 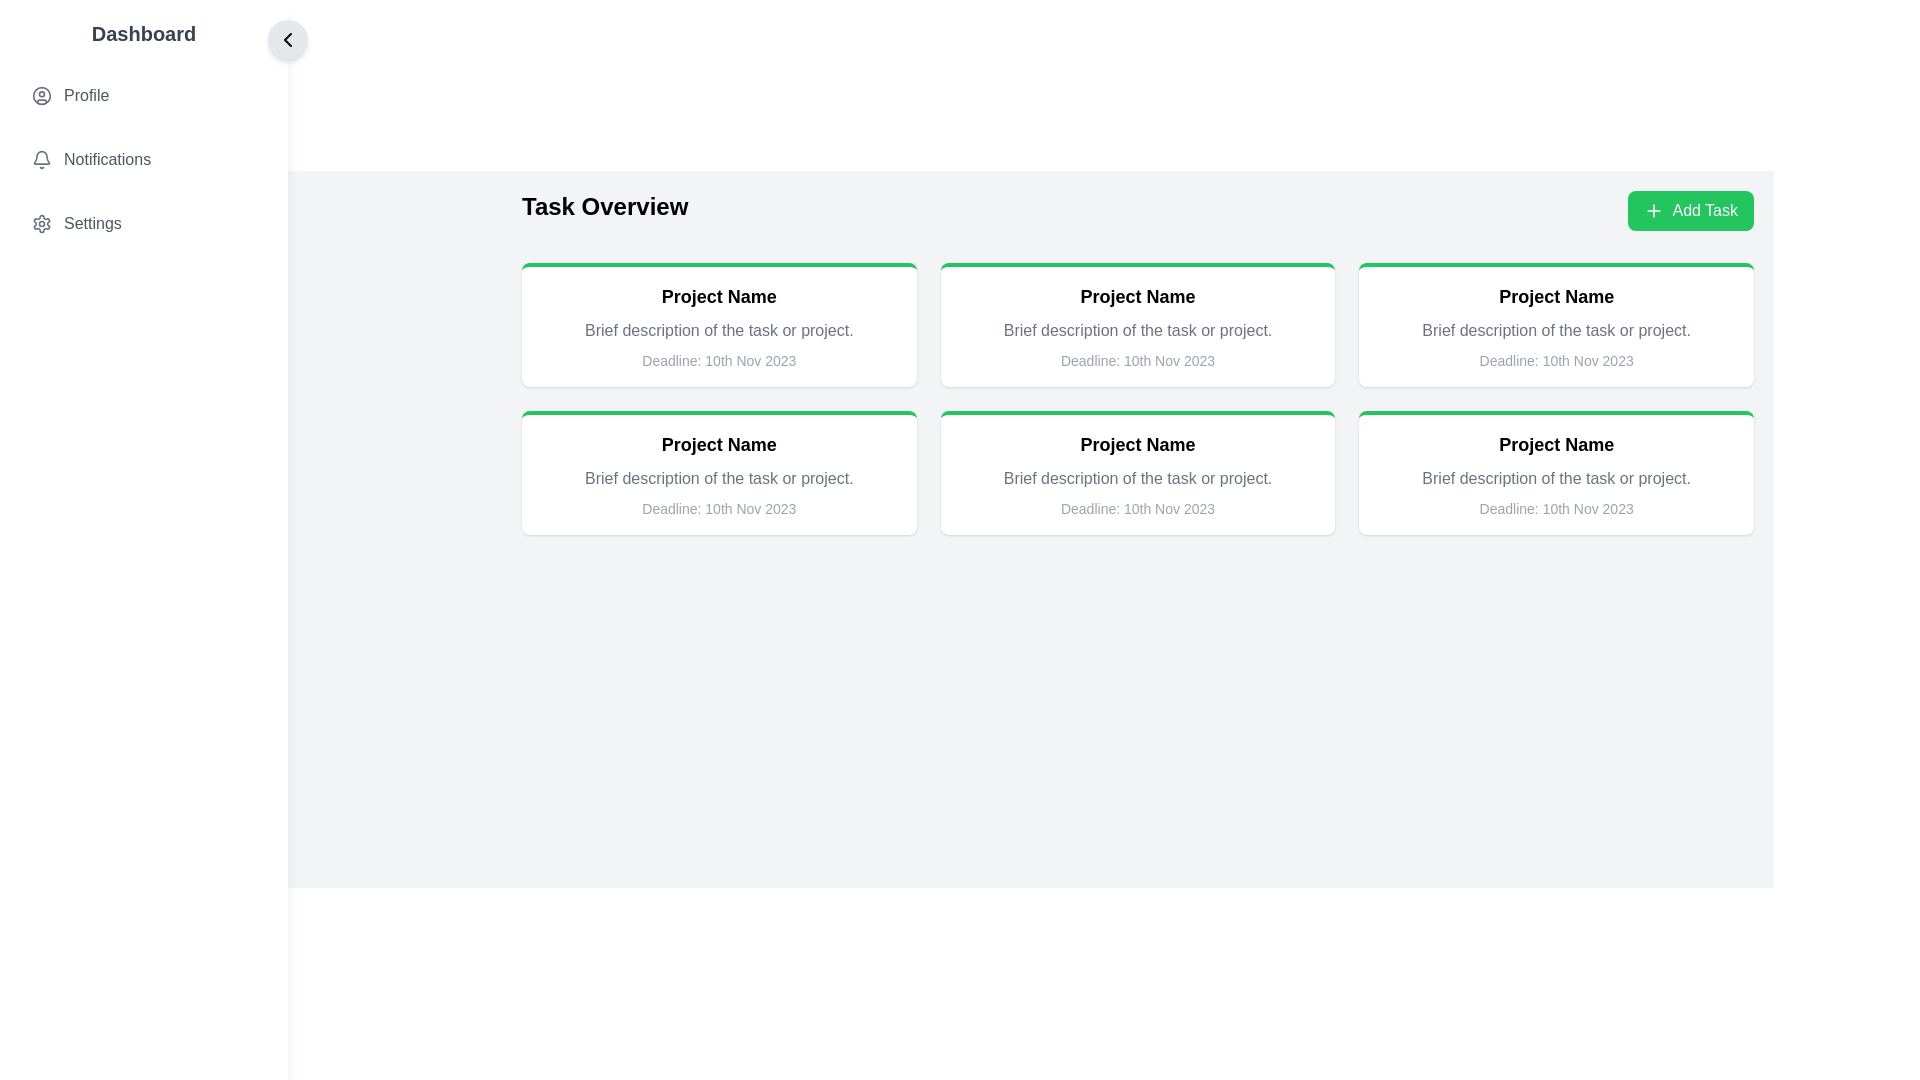 What do you see at coordinates (719, 473) in the screenshot?
I see `the Informational card located in the bottom row of a 3x2 grid layout, which is the leftmost element and contains project details` at bounding box center [719, 473].